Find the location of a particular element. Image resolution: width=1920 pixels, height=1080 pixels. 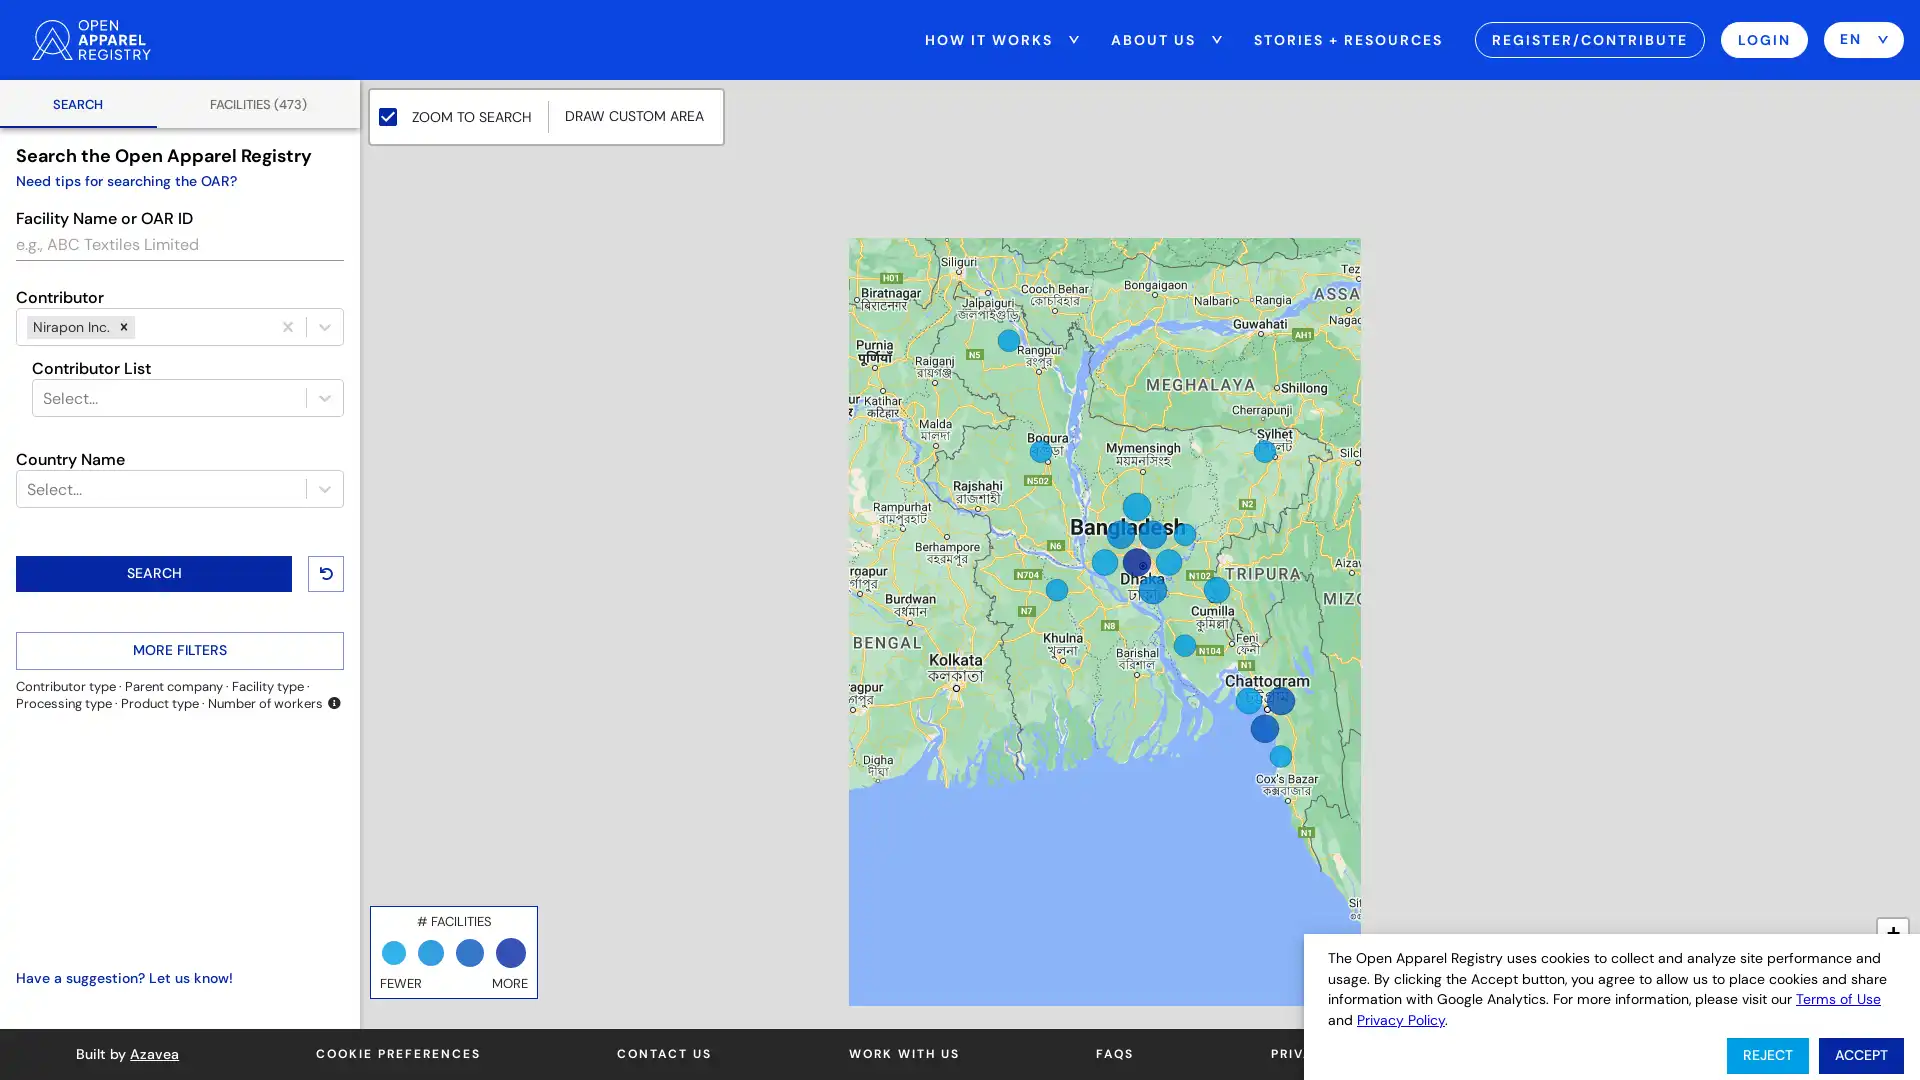

Zoom out is located at coordinates (1891, 963).